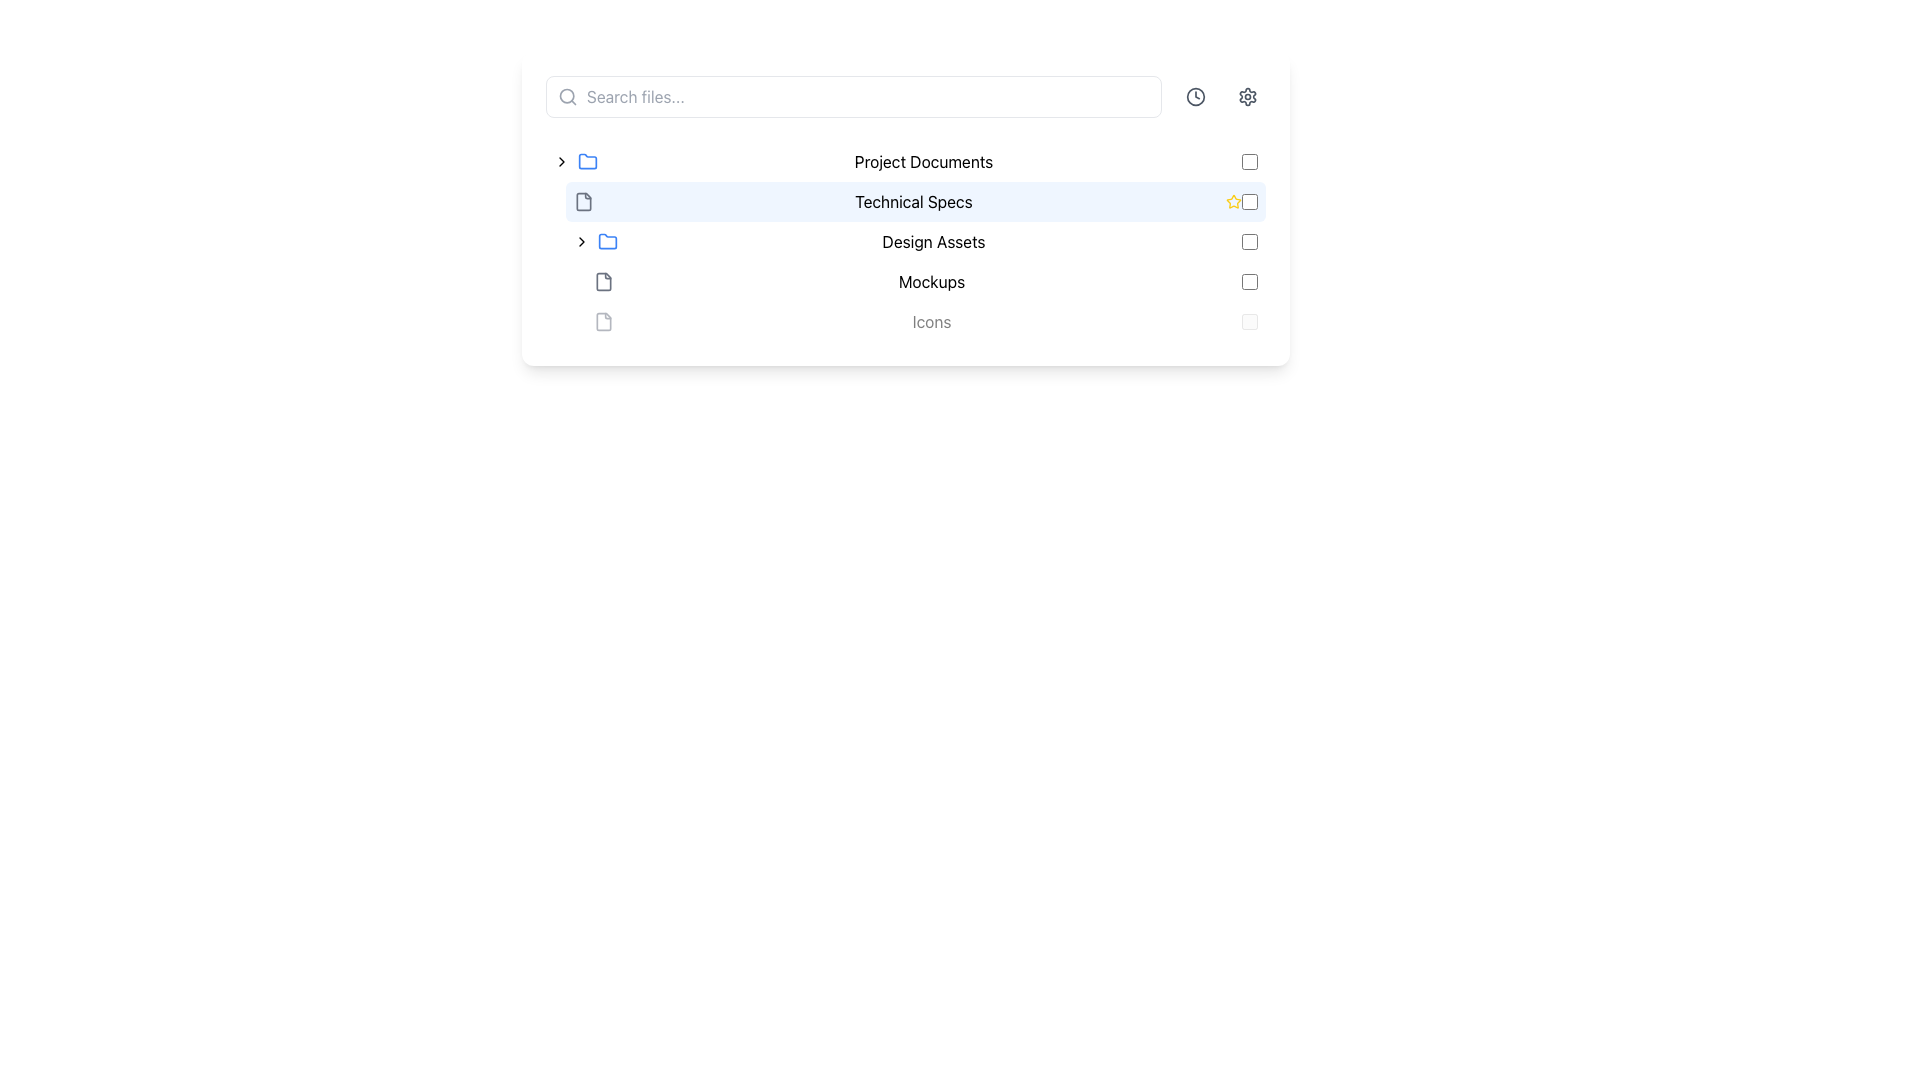  What do you see at coordinates (930, 320) in the screenshot?
I see `the text label displaying 'Icons' to trigger a tooltip or highlight` at bounding box center [930, 320].